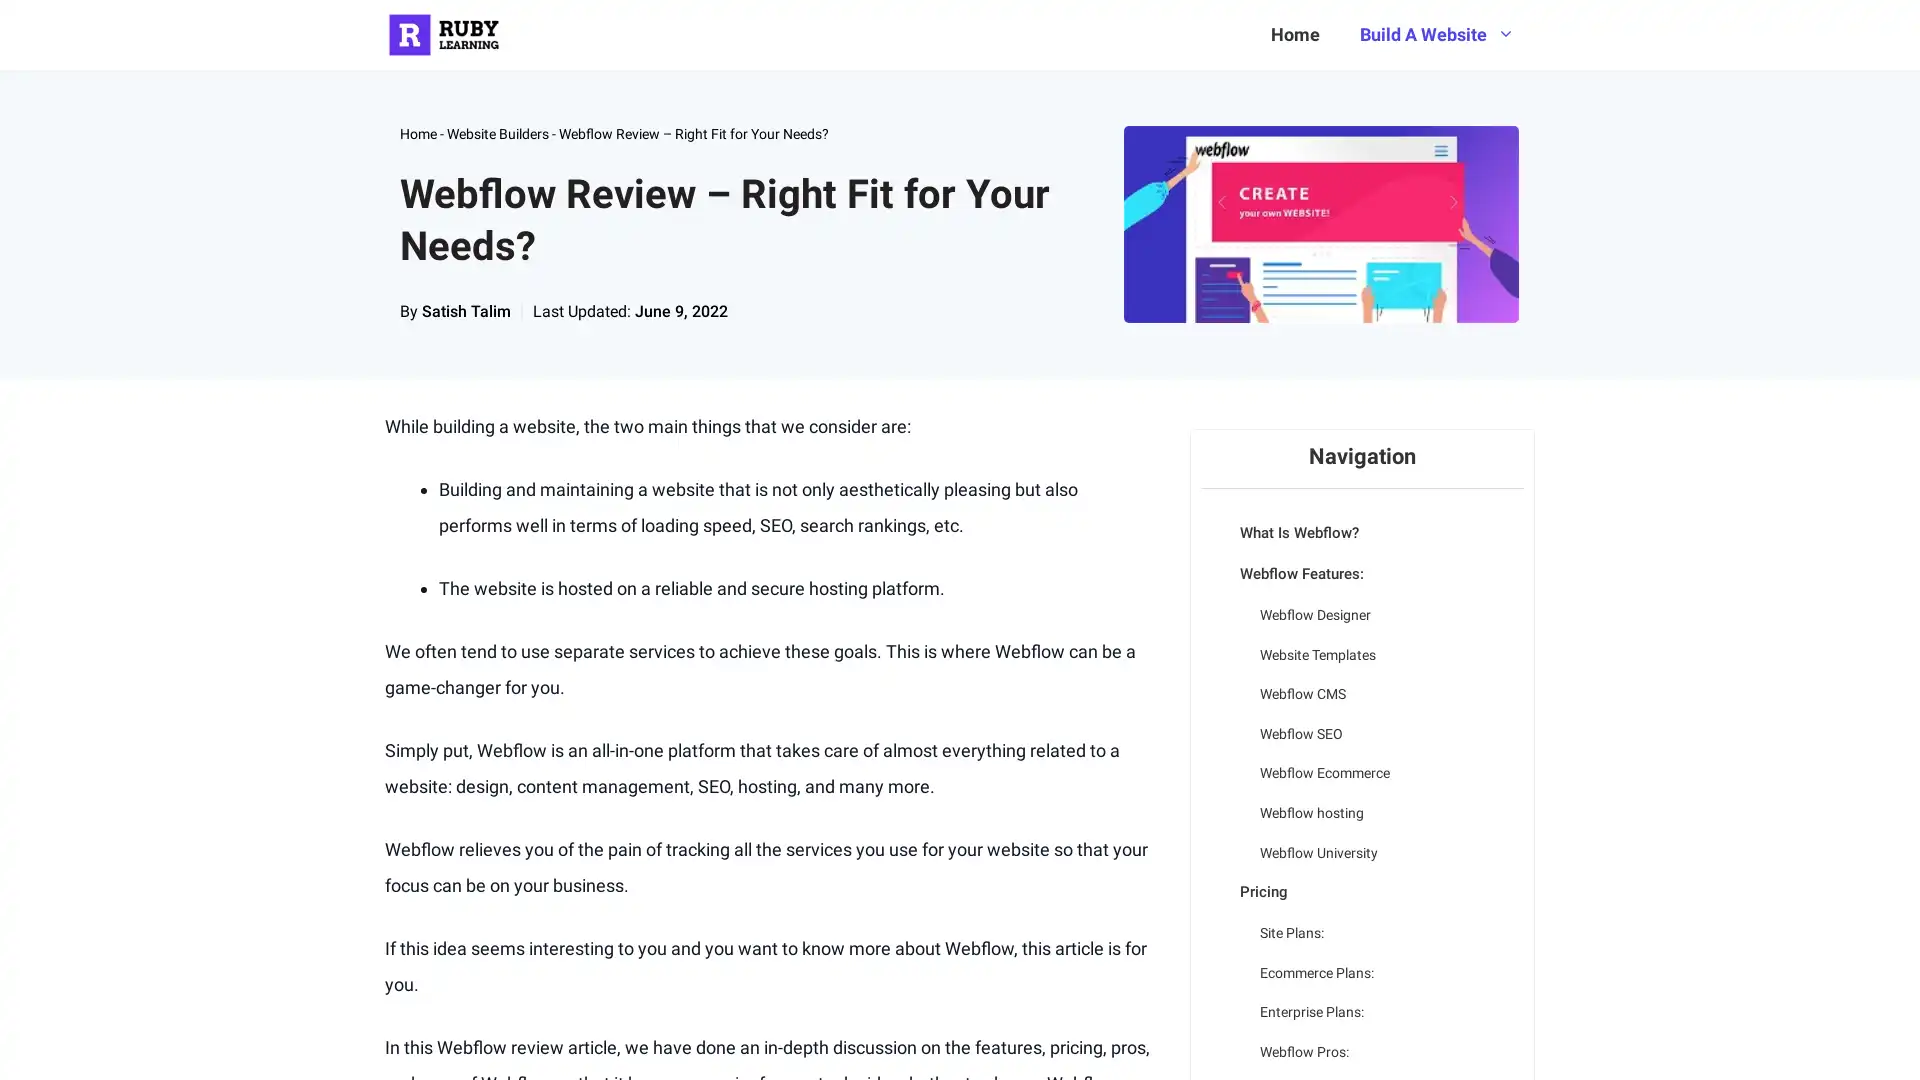 This screenshot has width=1920, height=1080. Describe the element at coordinates (1214, 559) in the screenshot. I see `Expand or collapse` at that location.